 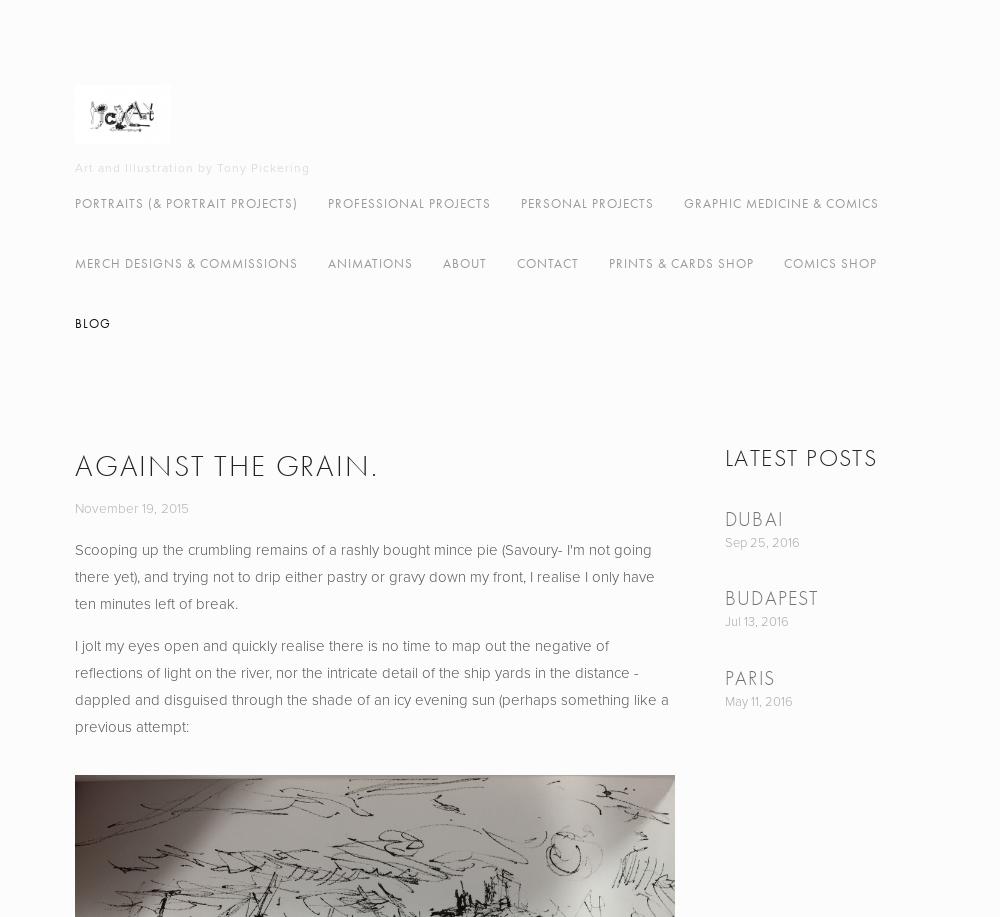 I want to click on 'November 19, 2015', so click(x=132, y=507).